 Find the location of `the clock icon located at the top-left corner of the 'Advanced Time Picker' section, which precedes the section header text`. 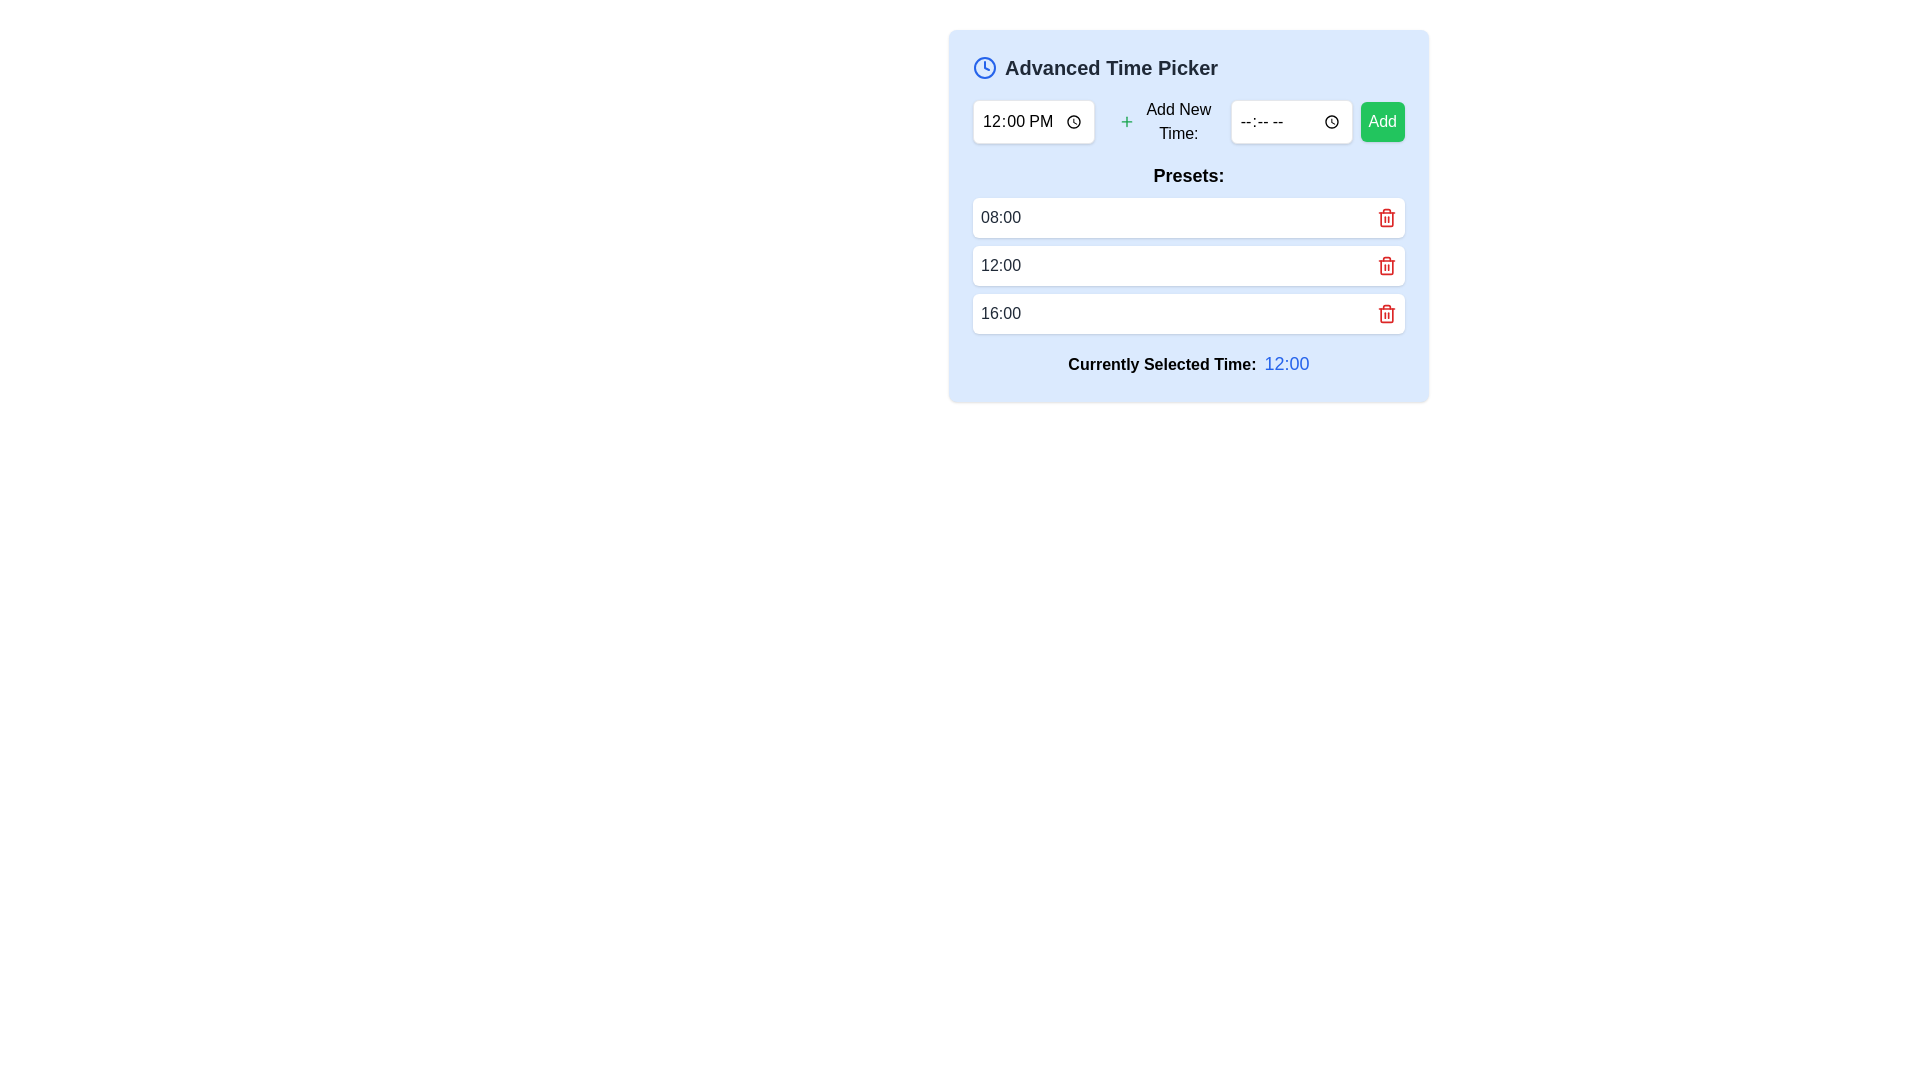

the clock icon located at the top-left corner of the 'Advanced Time Picker' section, which precedes the section header text is located at coordinates (984, 67).